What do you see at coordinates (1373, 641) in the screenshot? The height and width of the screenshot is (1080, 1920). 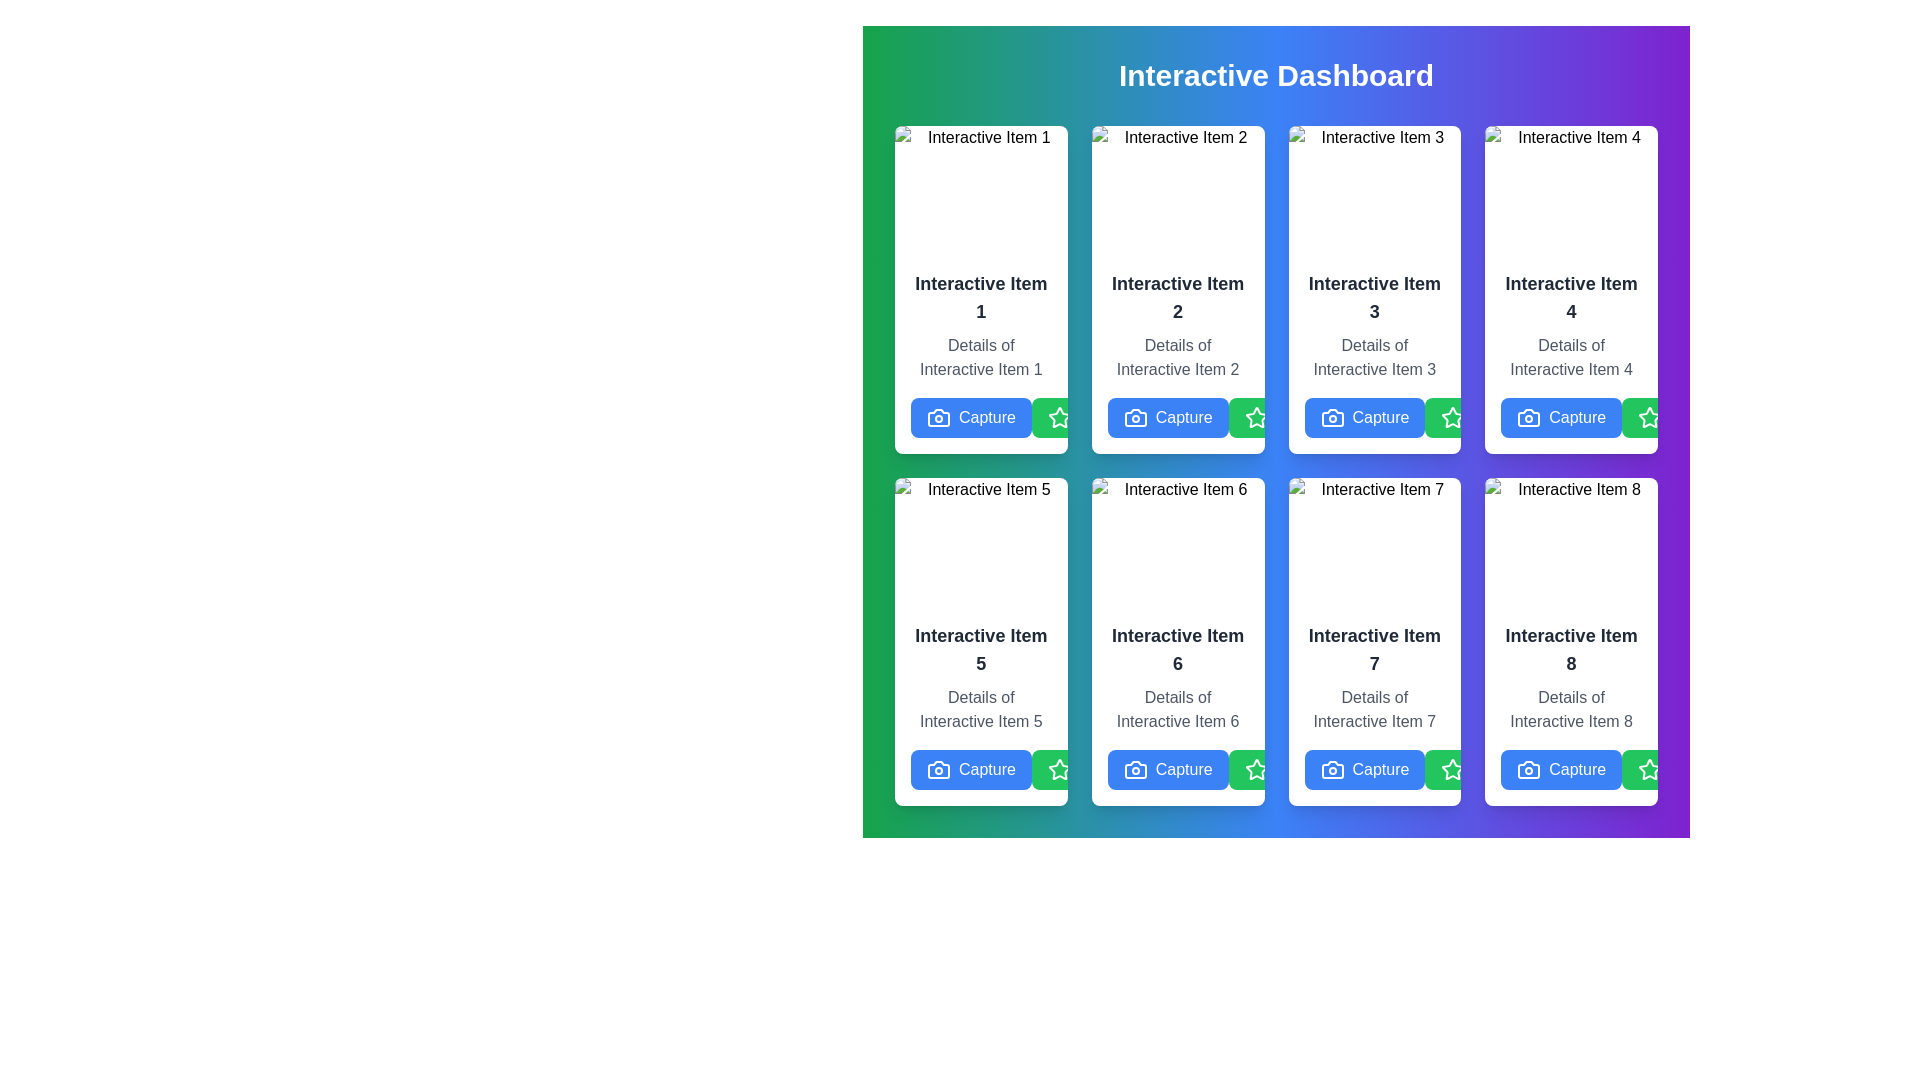 I see `the details text of the card titled 'Interactive Item 7', which is displayed in a grid layout with a white background and rounded edges` at bounding box center [1373, 641].